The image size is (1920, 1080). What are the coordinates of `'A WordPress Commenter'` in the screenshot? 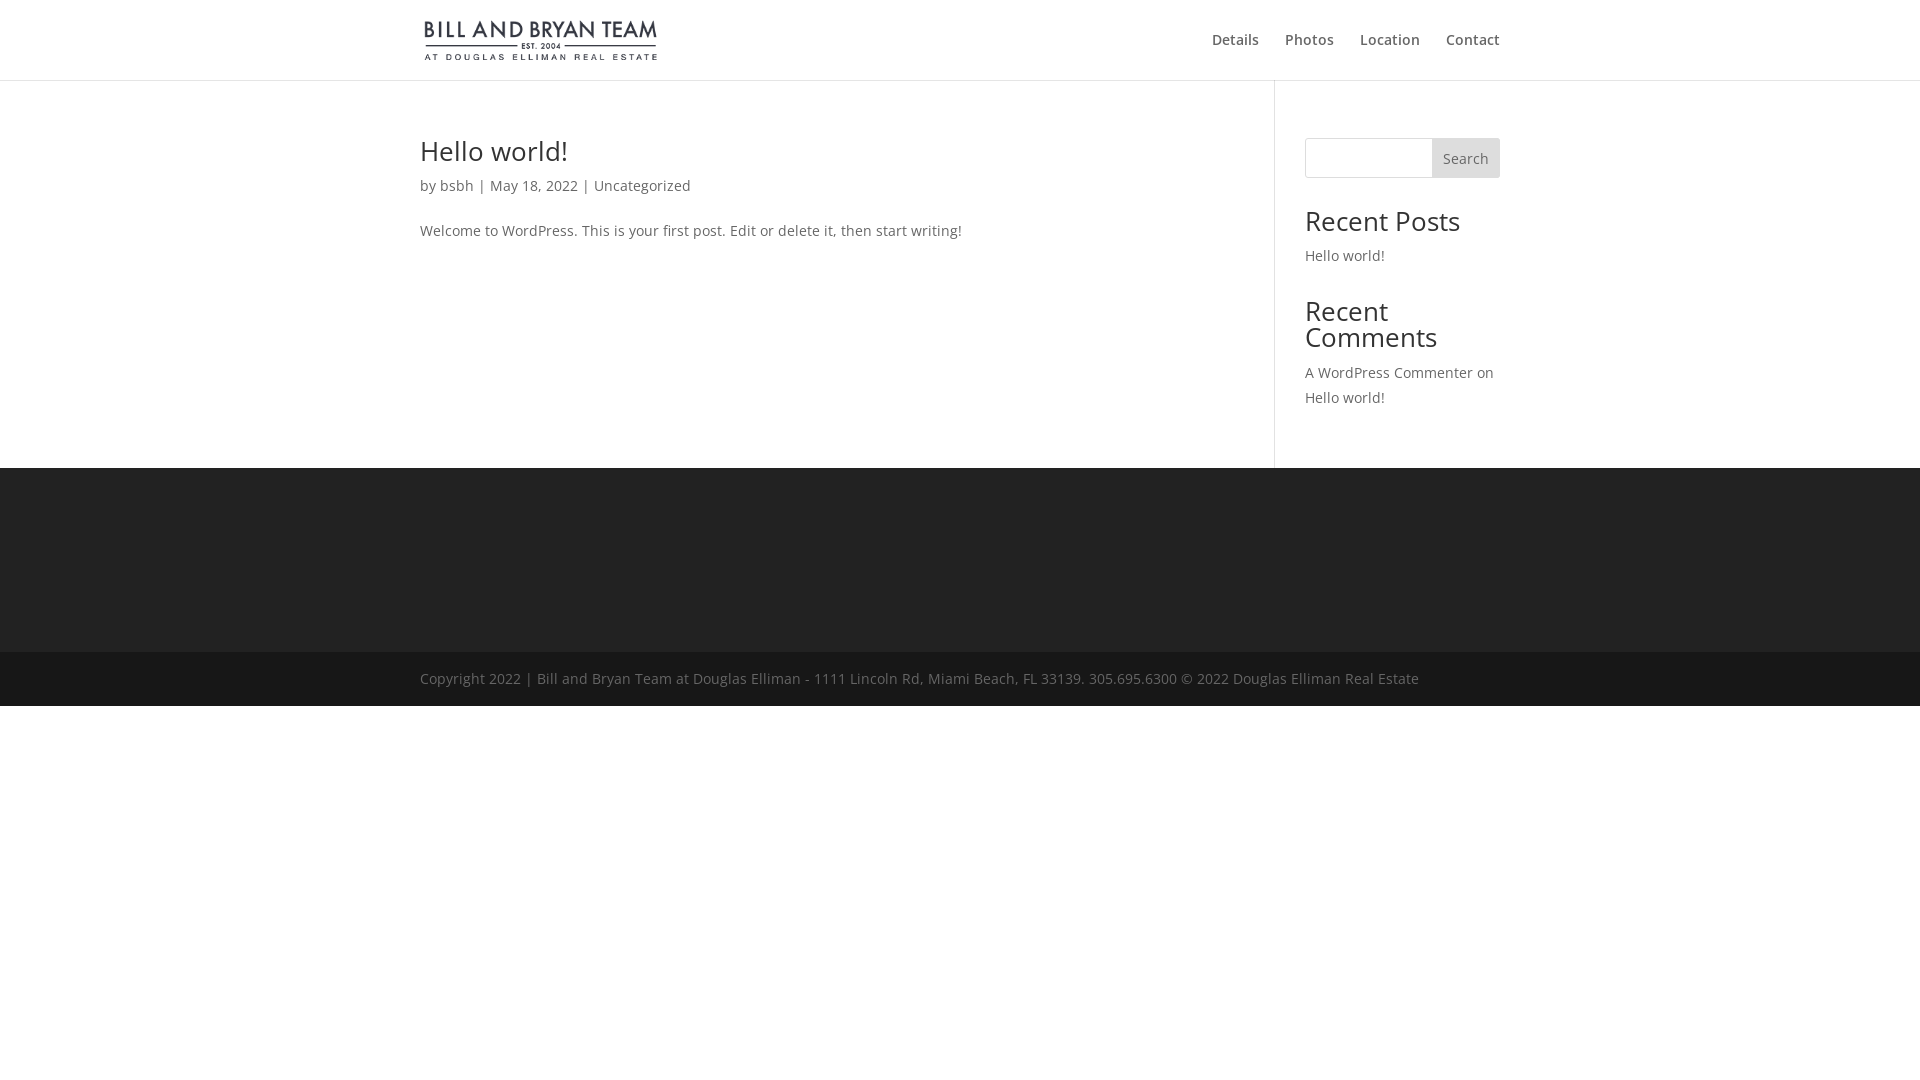 It's located at (1387, 372).